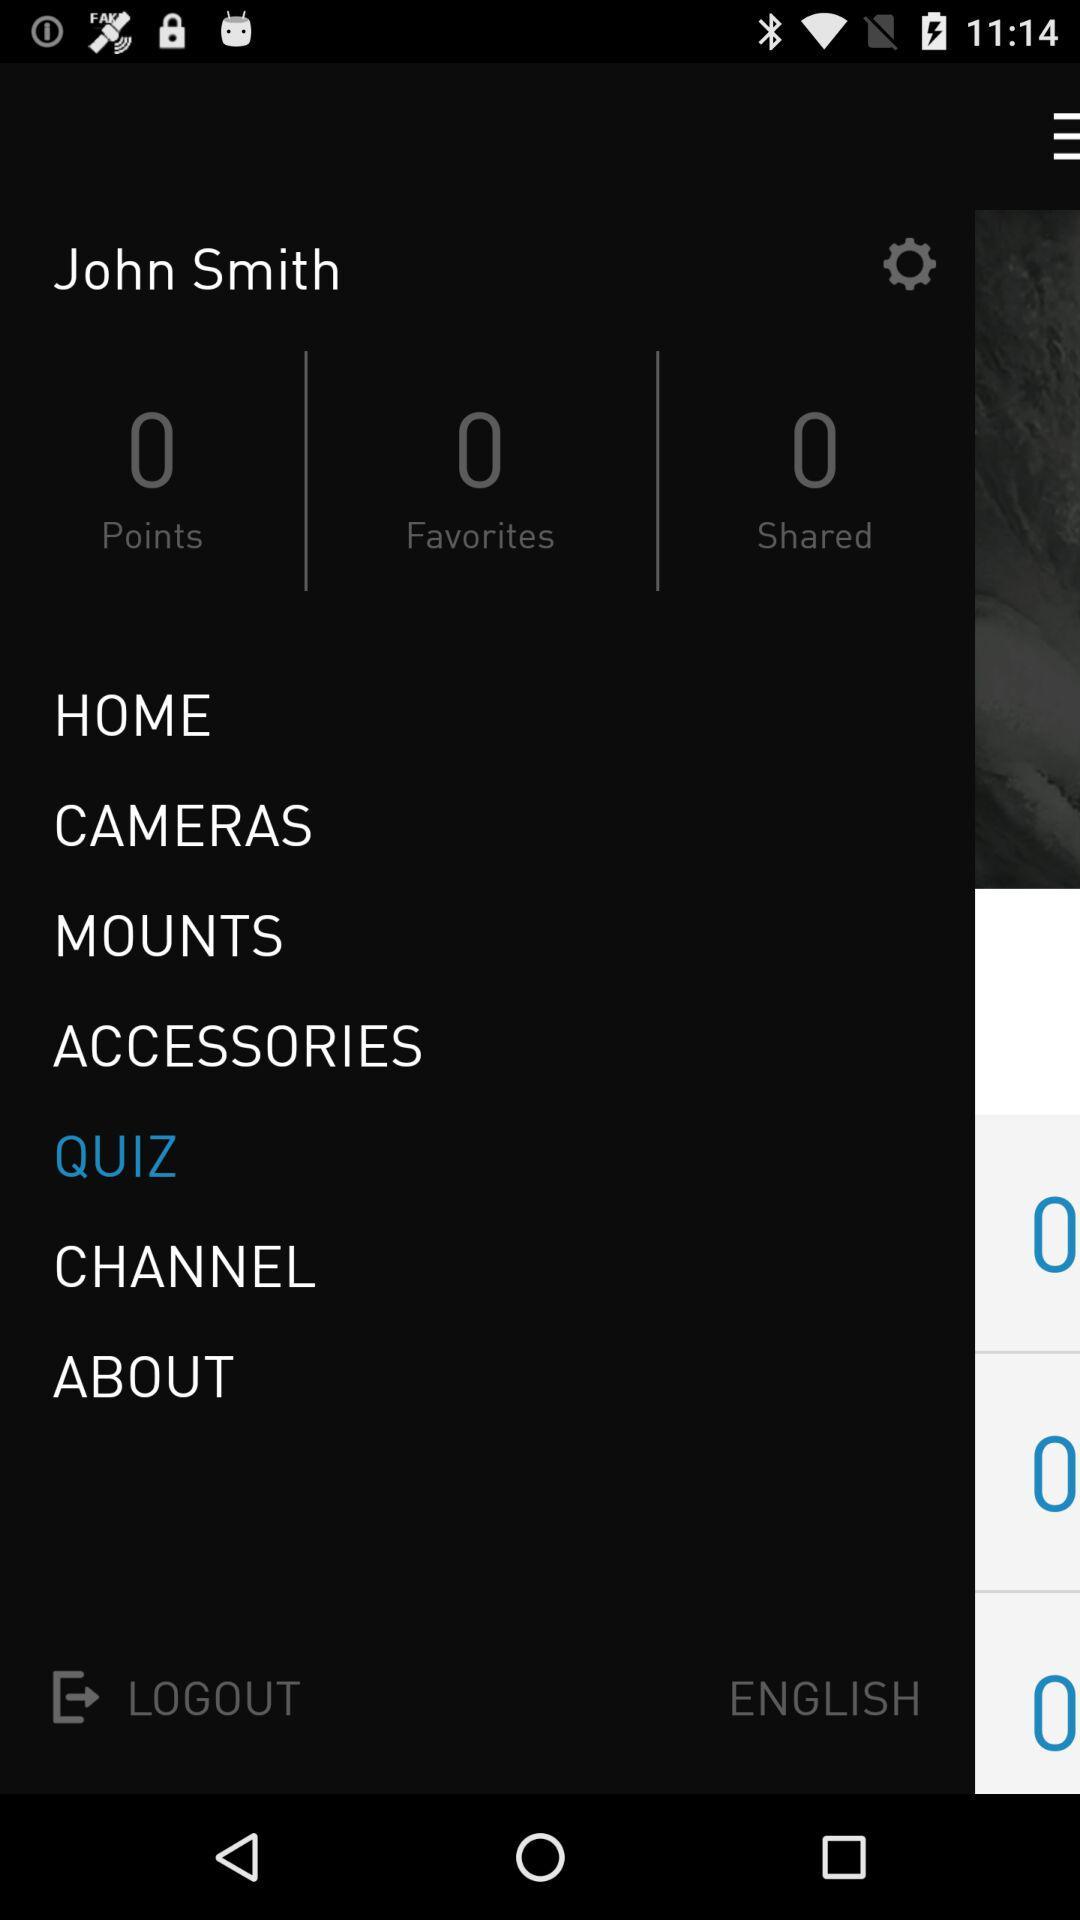 This screenshot has width=1080, height=1920. What do you see at coordinates (1052, 1231) in the screenshot?
I see `icon above 02 icon` at bounding box center [1052, 1231].